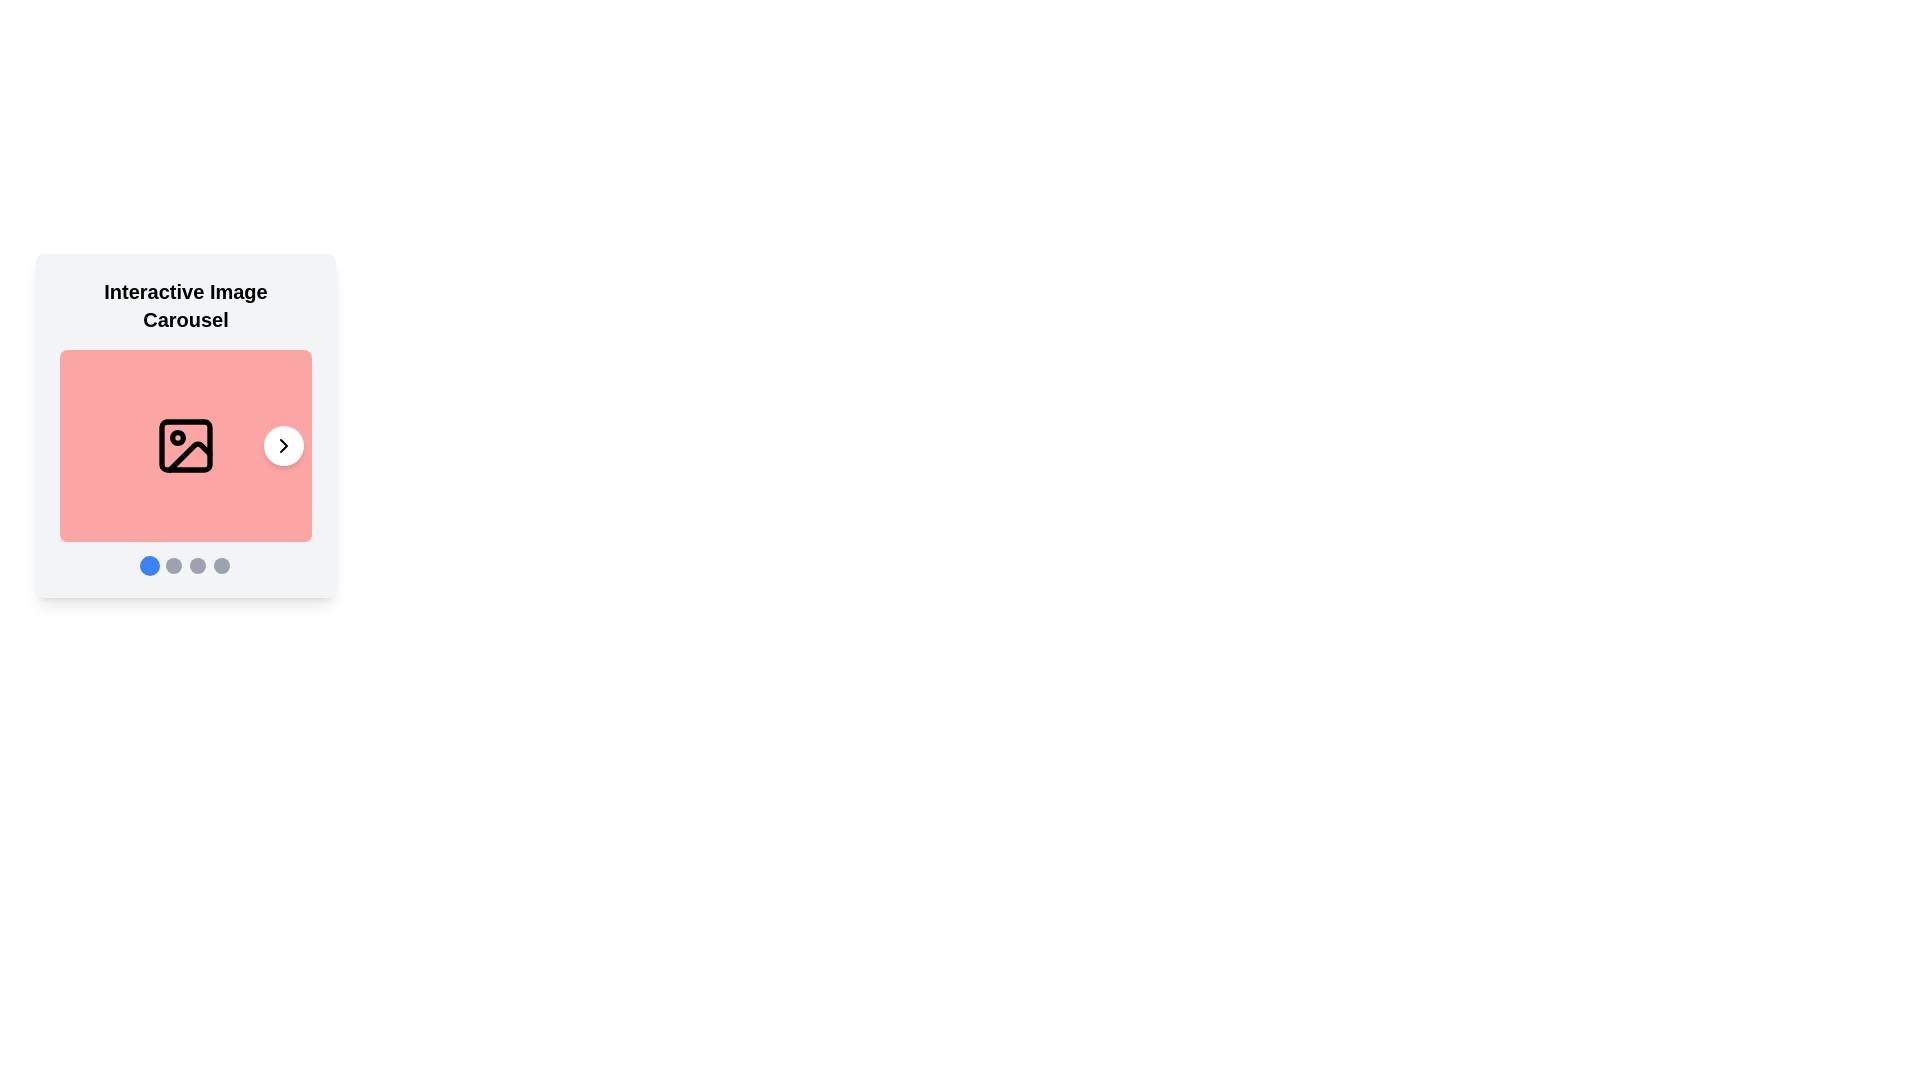 Image resolution: width=1920 pixels, height=1080 pixels. I want to click on the small, vertically-aligned rectangle with rounded corners located inside the image icon within the carousel card, so click(186, 445).